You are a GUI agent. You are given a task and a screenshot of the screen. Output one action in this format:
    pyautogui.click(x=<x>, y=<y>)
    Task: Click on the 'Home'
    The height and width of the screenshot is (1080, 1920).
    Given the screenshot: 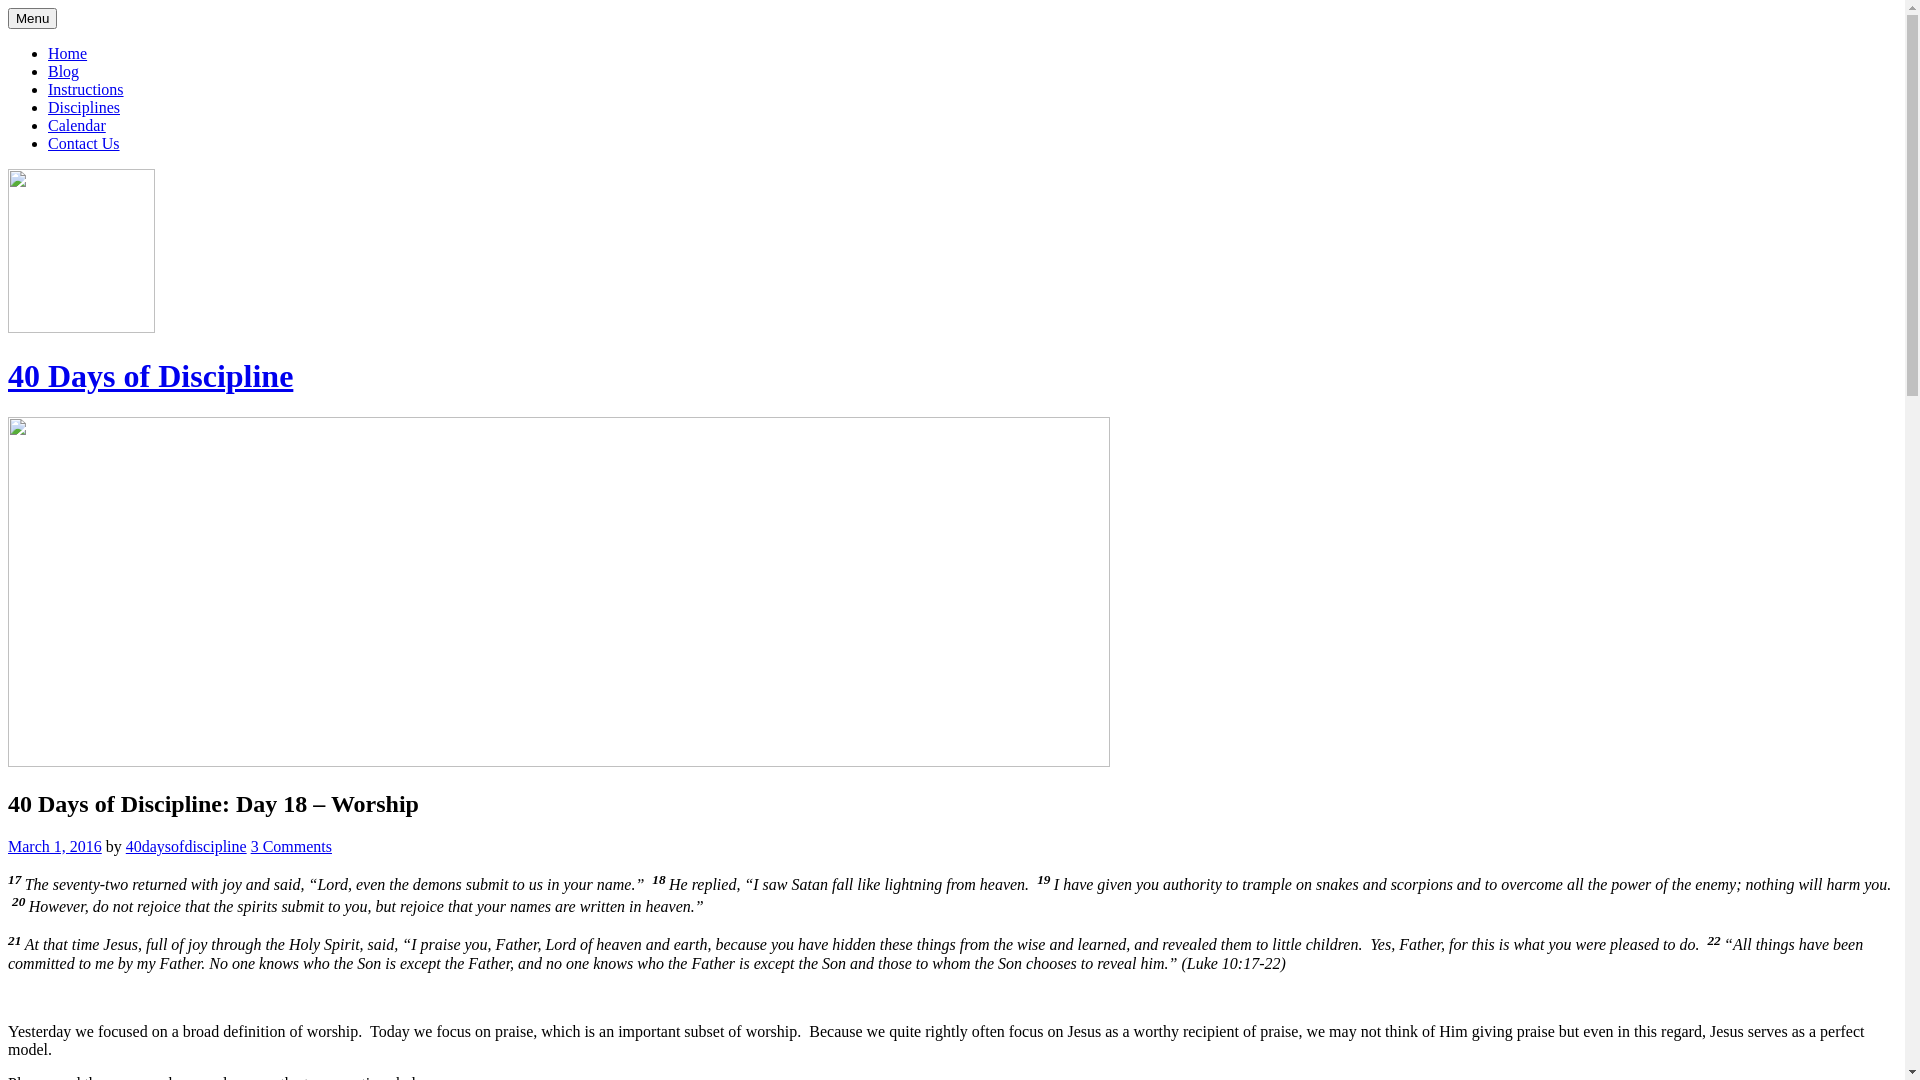 What is the action you would take?
    pyautogui.click(x=67, y=52)
    